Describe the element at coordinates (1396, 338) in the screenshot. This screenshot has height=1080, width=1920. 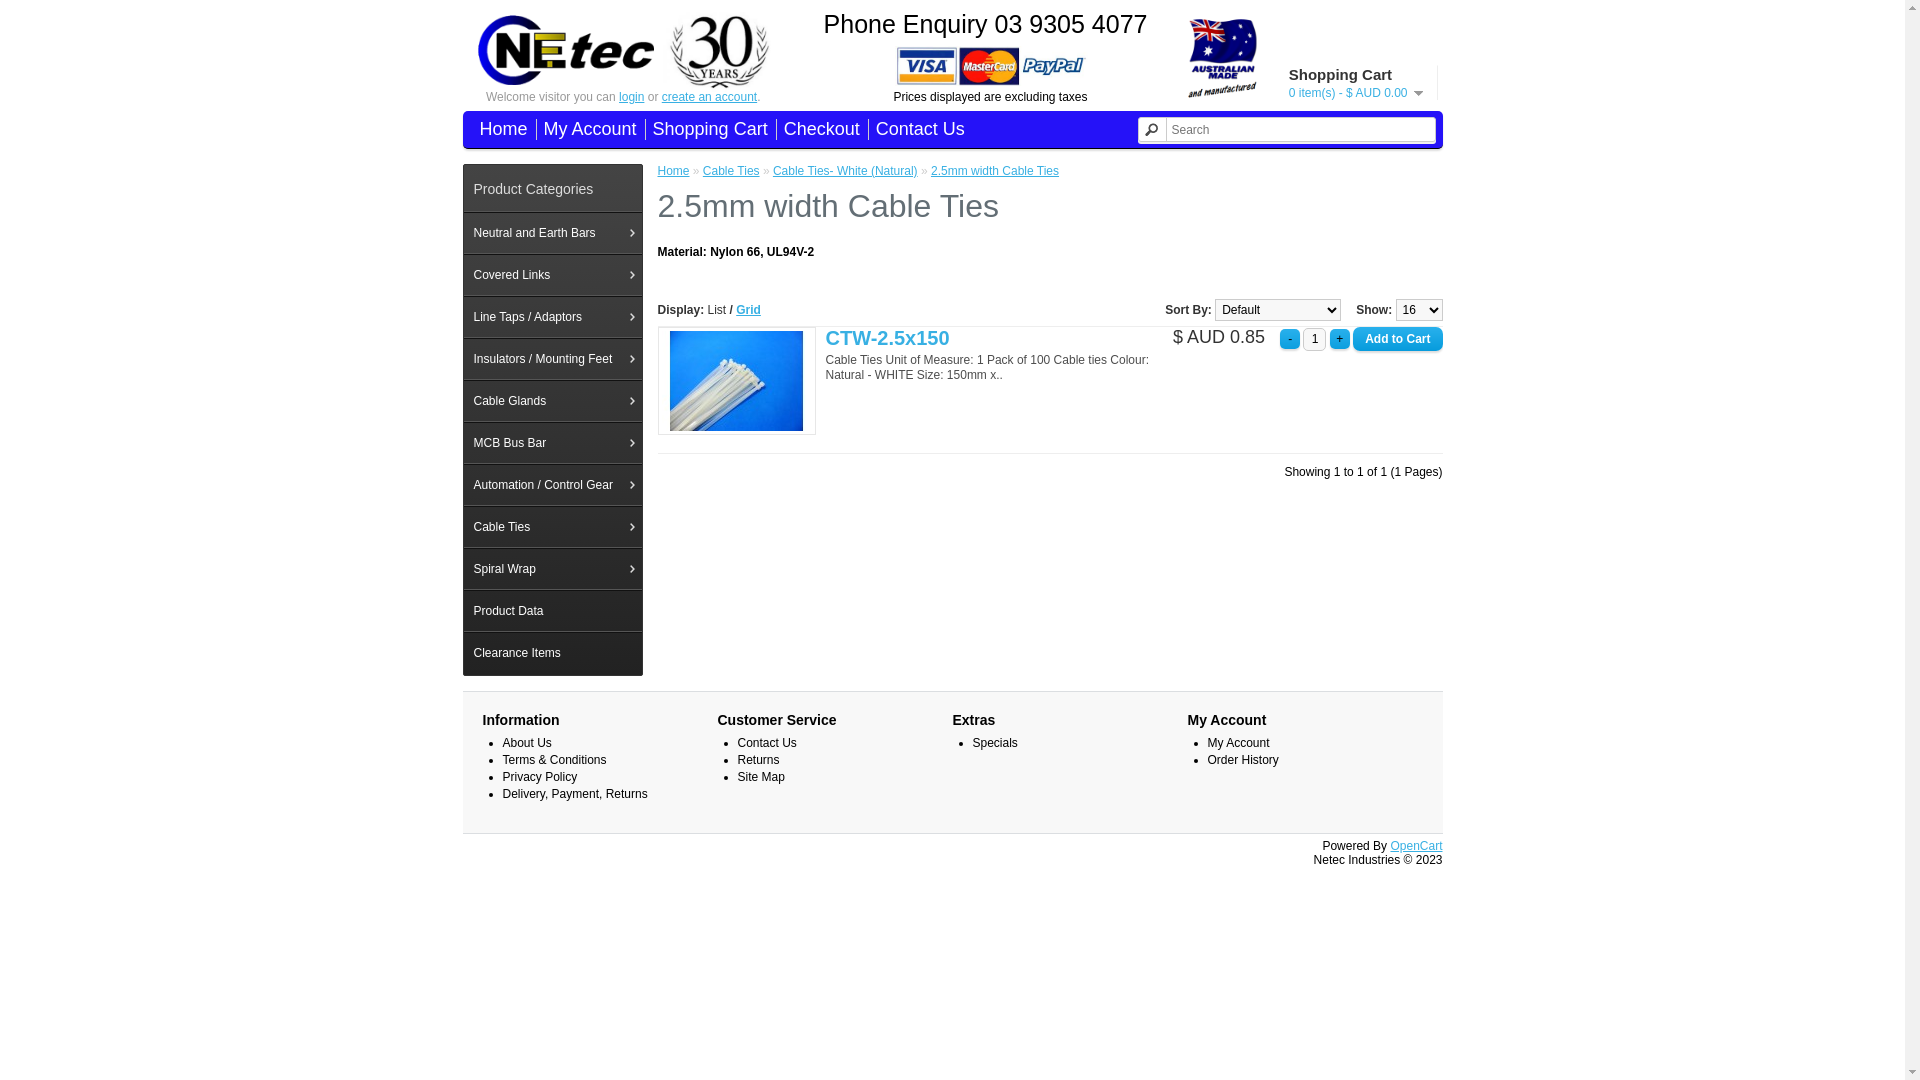
I see `'Add to Cart'` at that location.